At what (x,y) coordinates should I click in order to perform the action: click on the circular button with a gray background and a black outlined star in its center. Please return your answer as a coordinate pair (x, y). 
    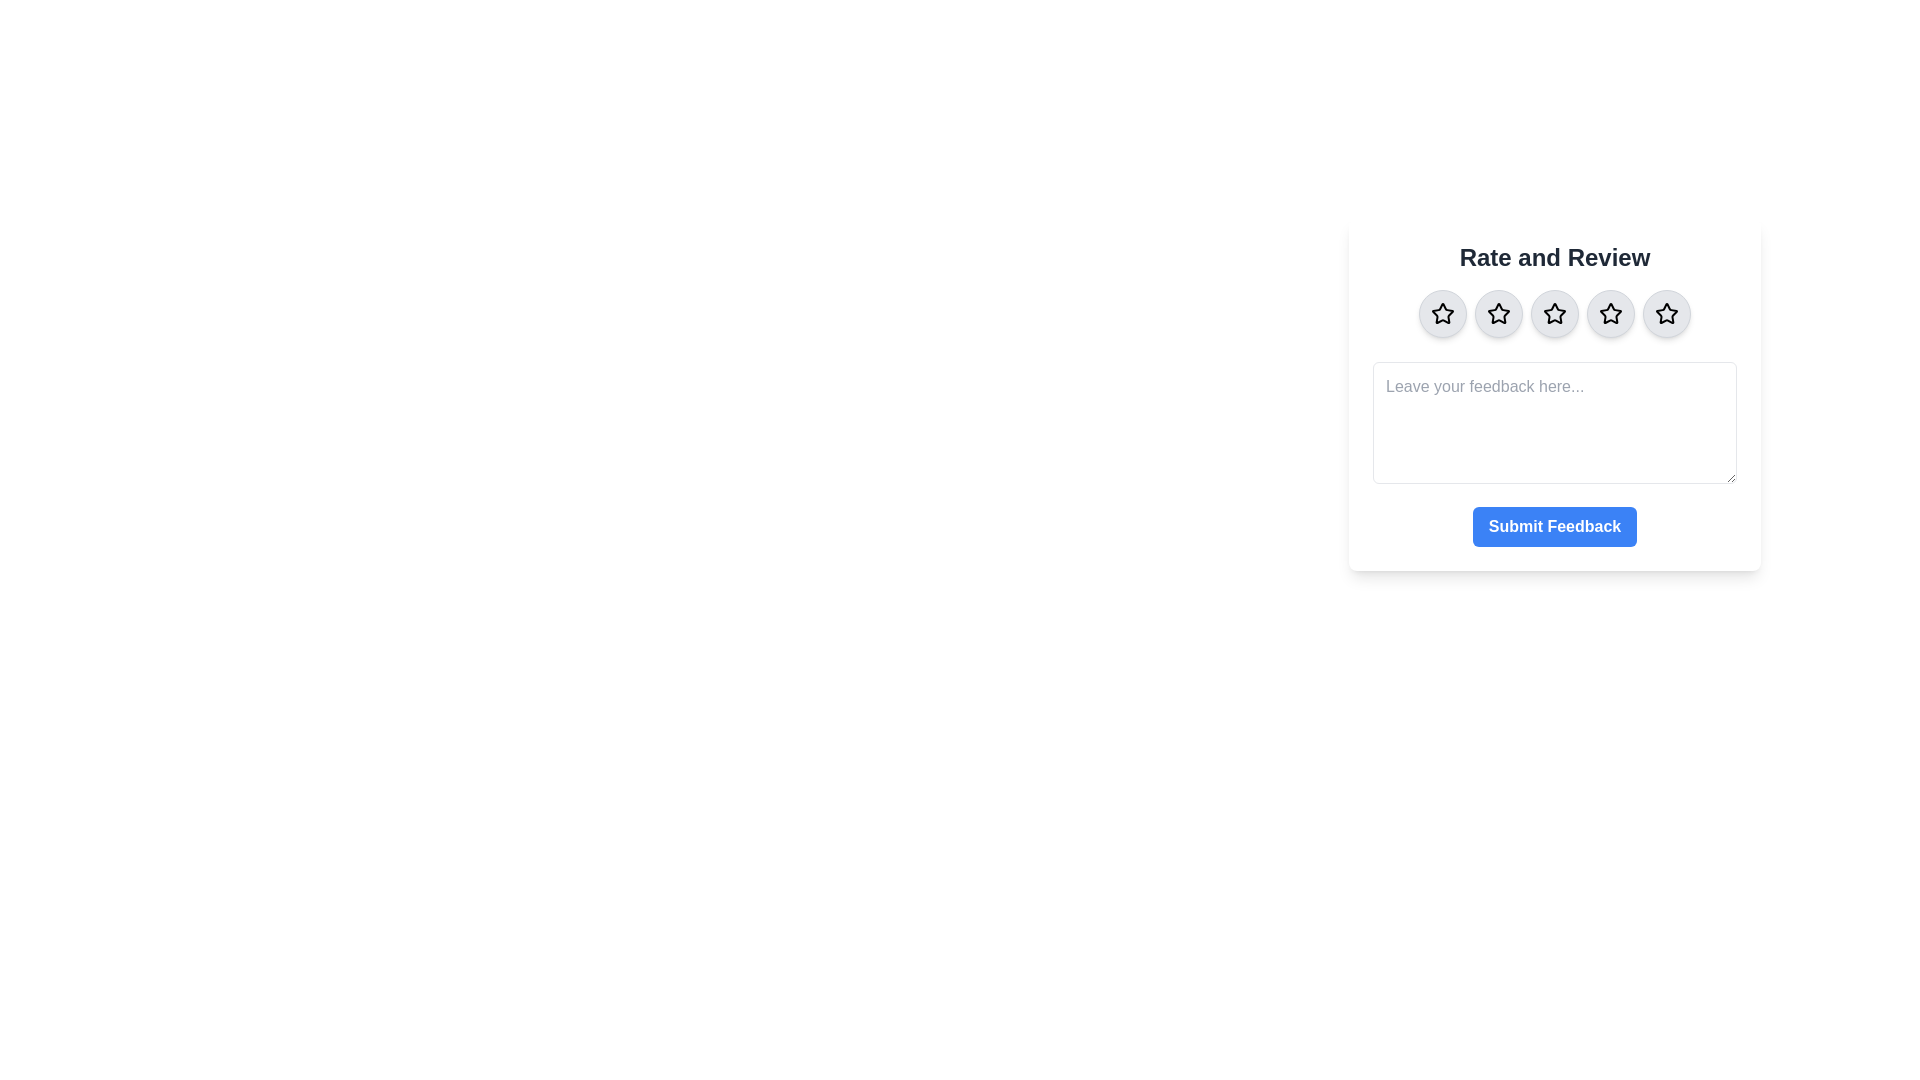
    Looking at the image, I should click on (1611, 313).